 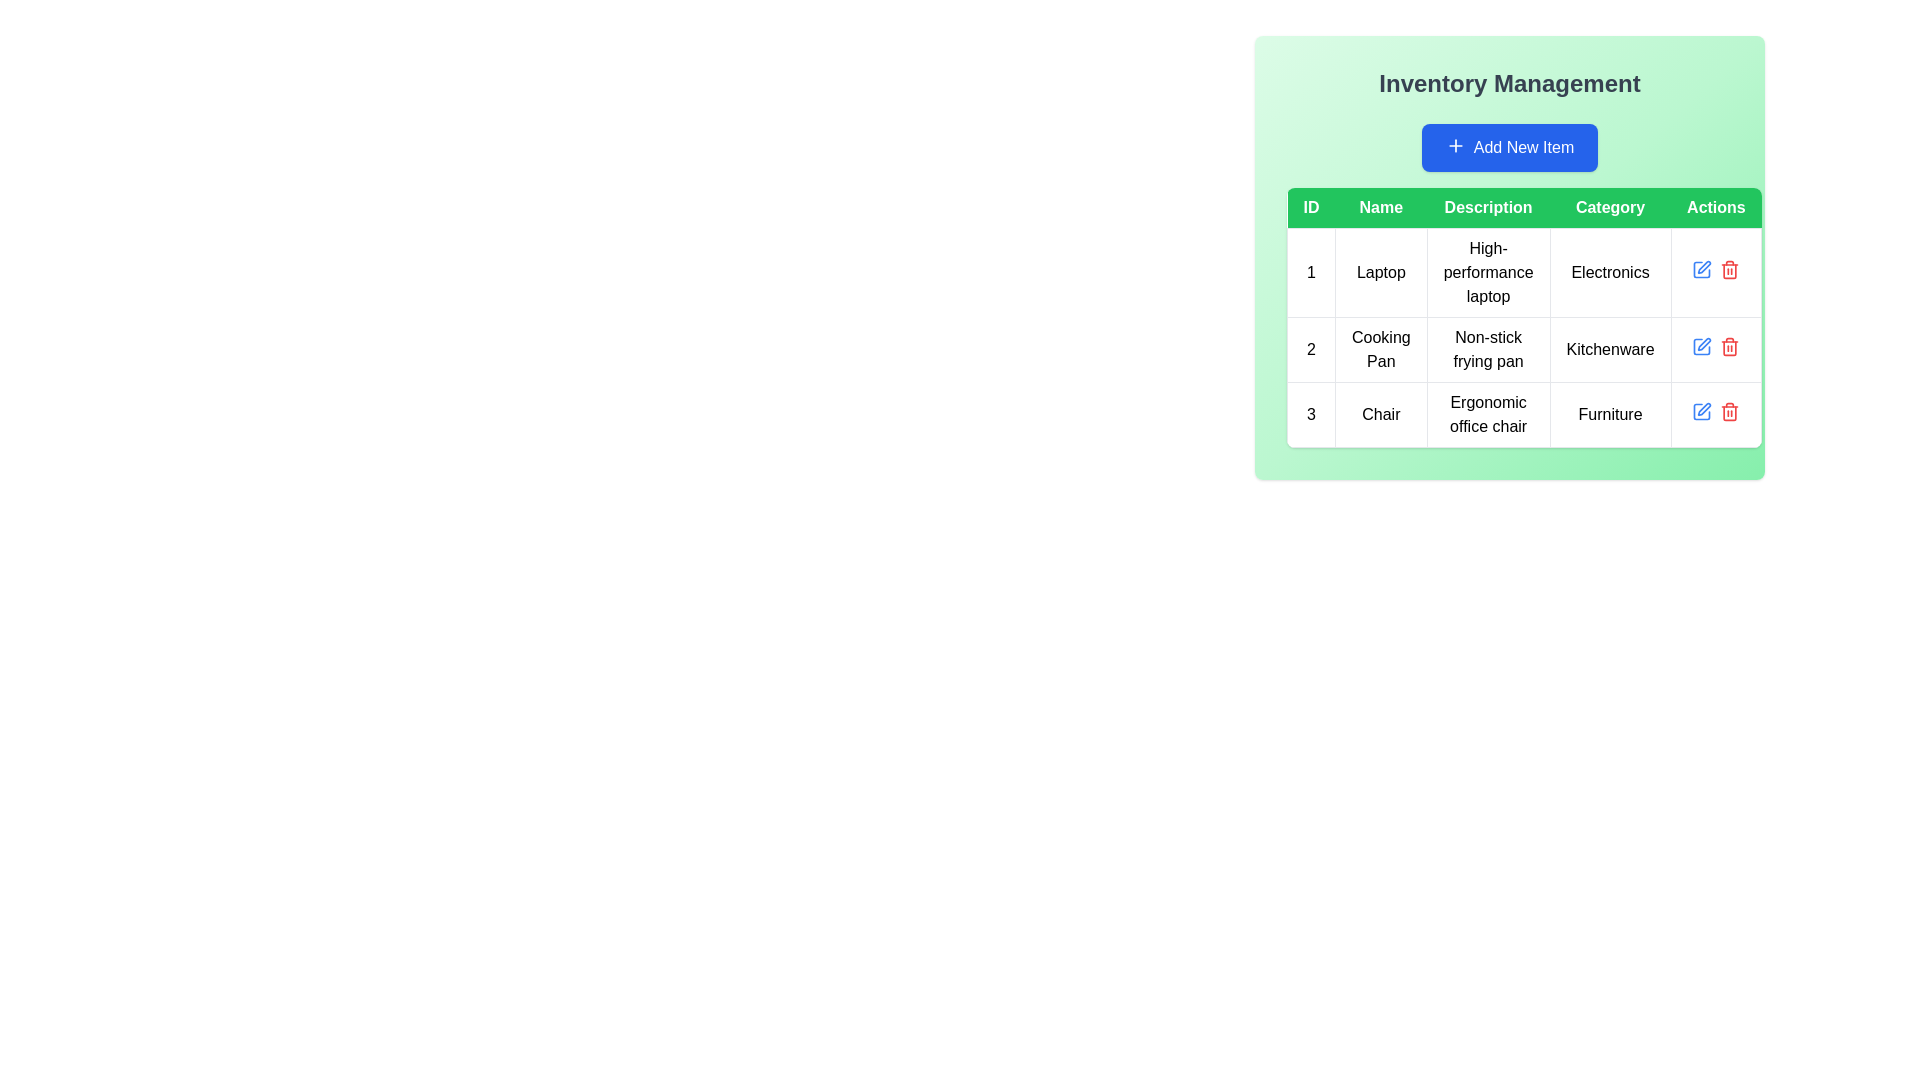 I want to click on the Text Display that shows the name 'Chair' in the second column of the inventory management table, located in the third row, so click(x=1380, y=414).